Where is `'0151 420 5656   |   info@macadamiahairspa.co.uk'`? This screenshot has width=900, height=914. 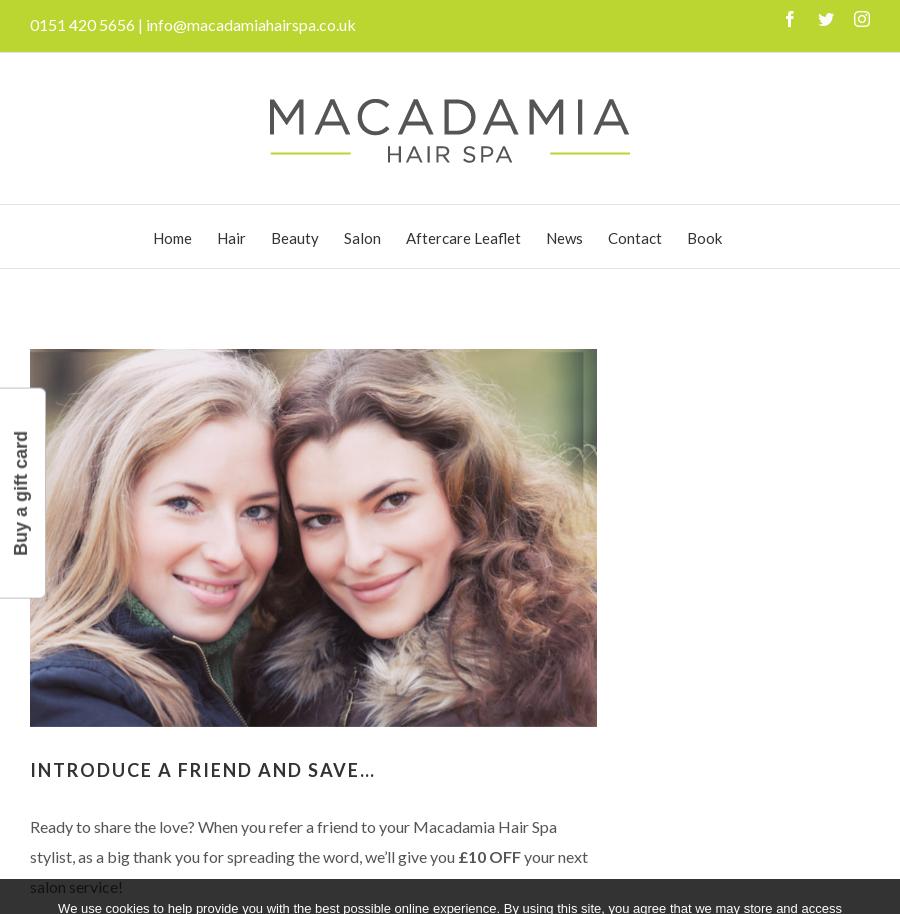
'0151 420 5656   |   info@macadamiahairspa.co.uk' is located at coordinates (192, 24).